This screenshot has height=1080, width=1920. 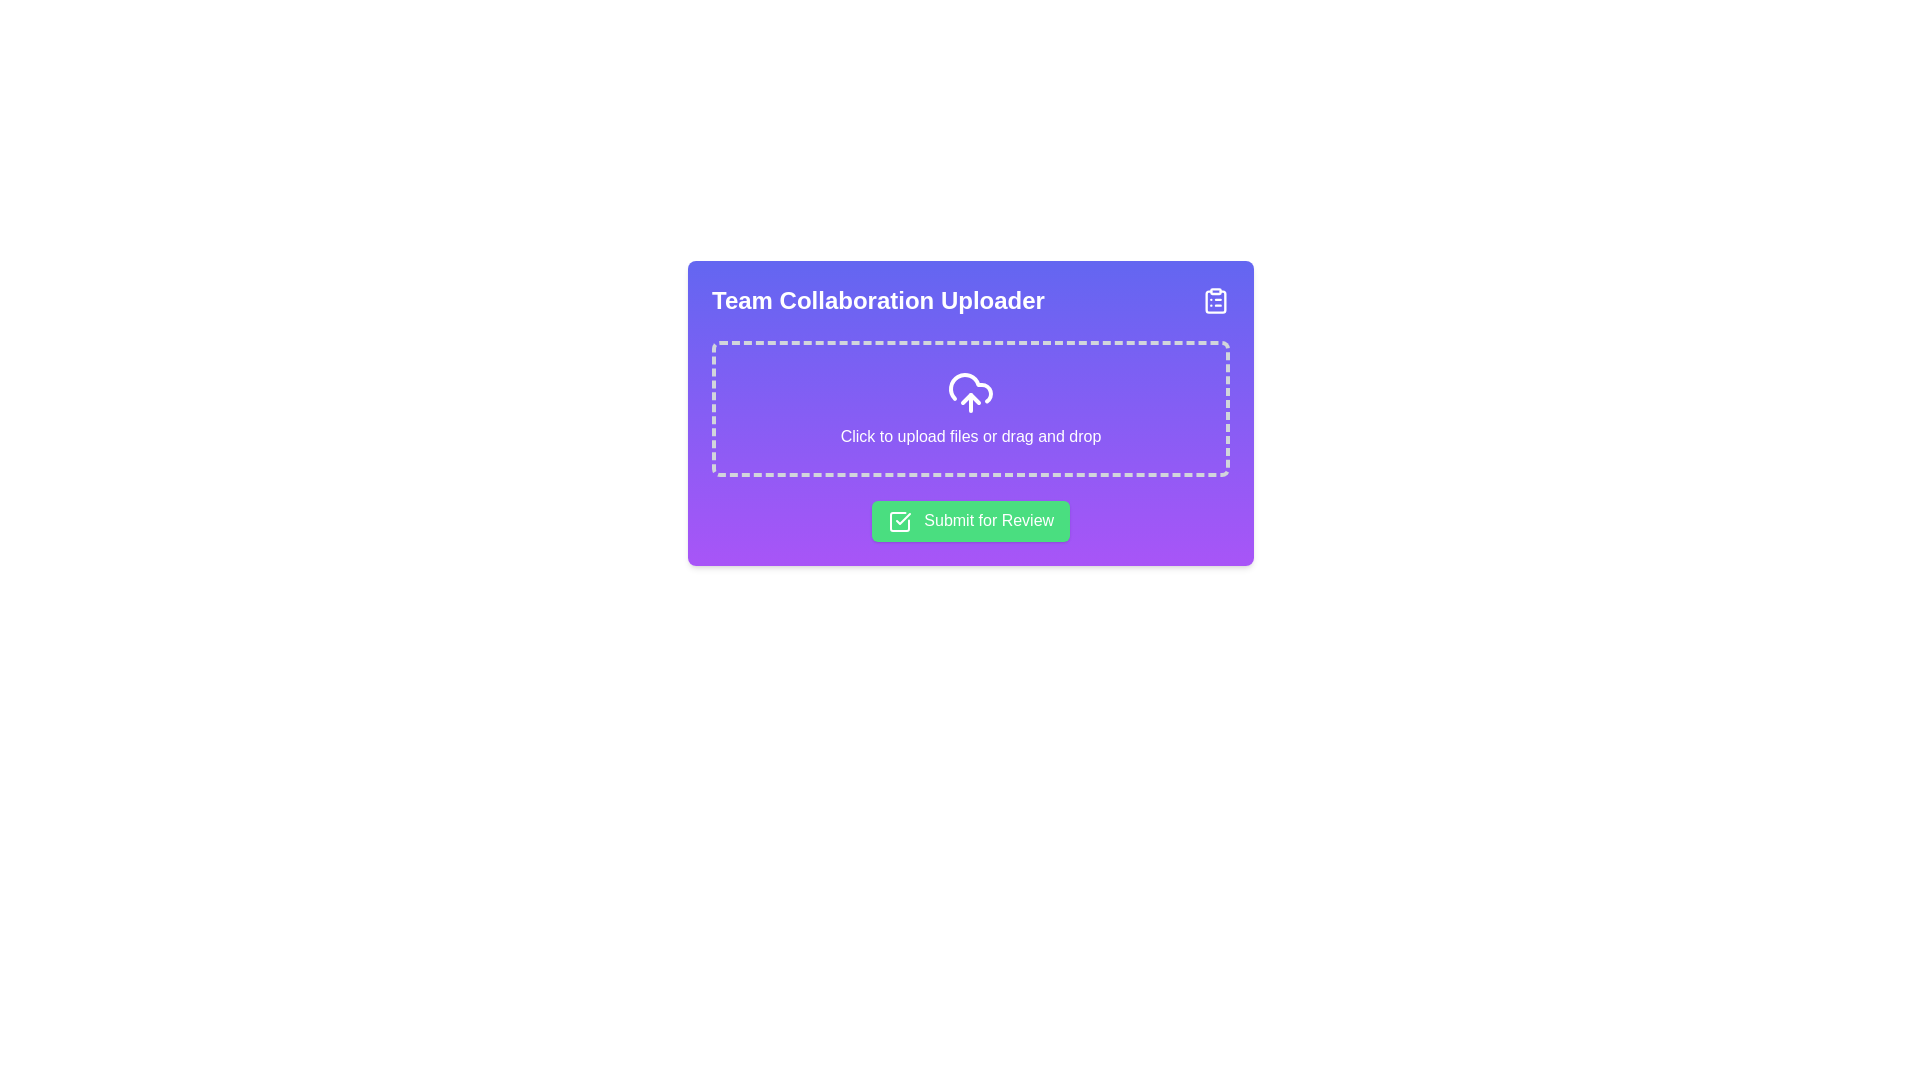 I want to click on the 'Submit for Review' button that contains the green checkmark icon on the left side, so click(x=898, y=520).